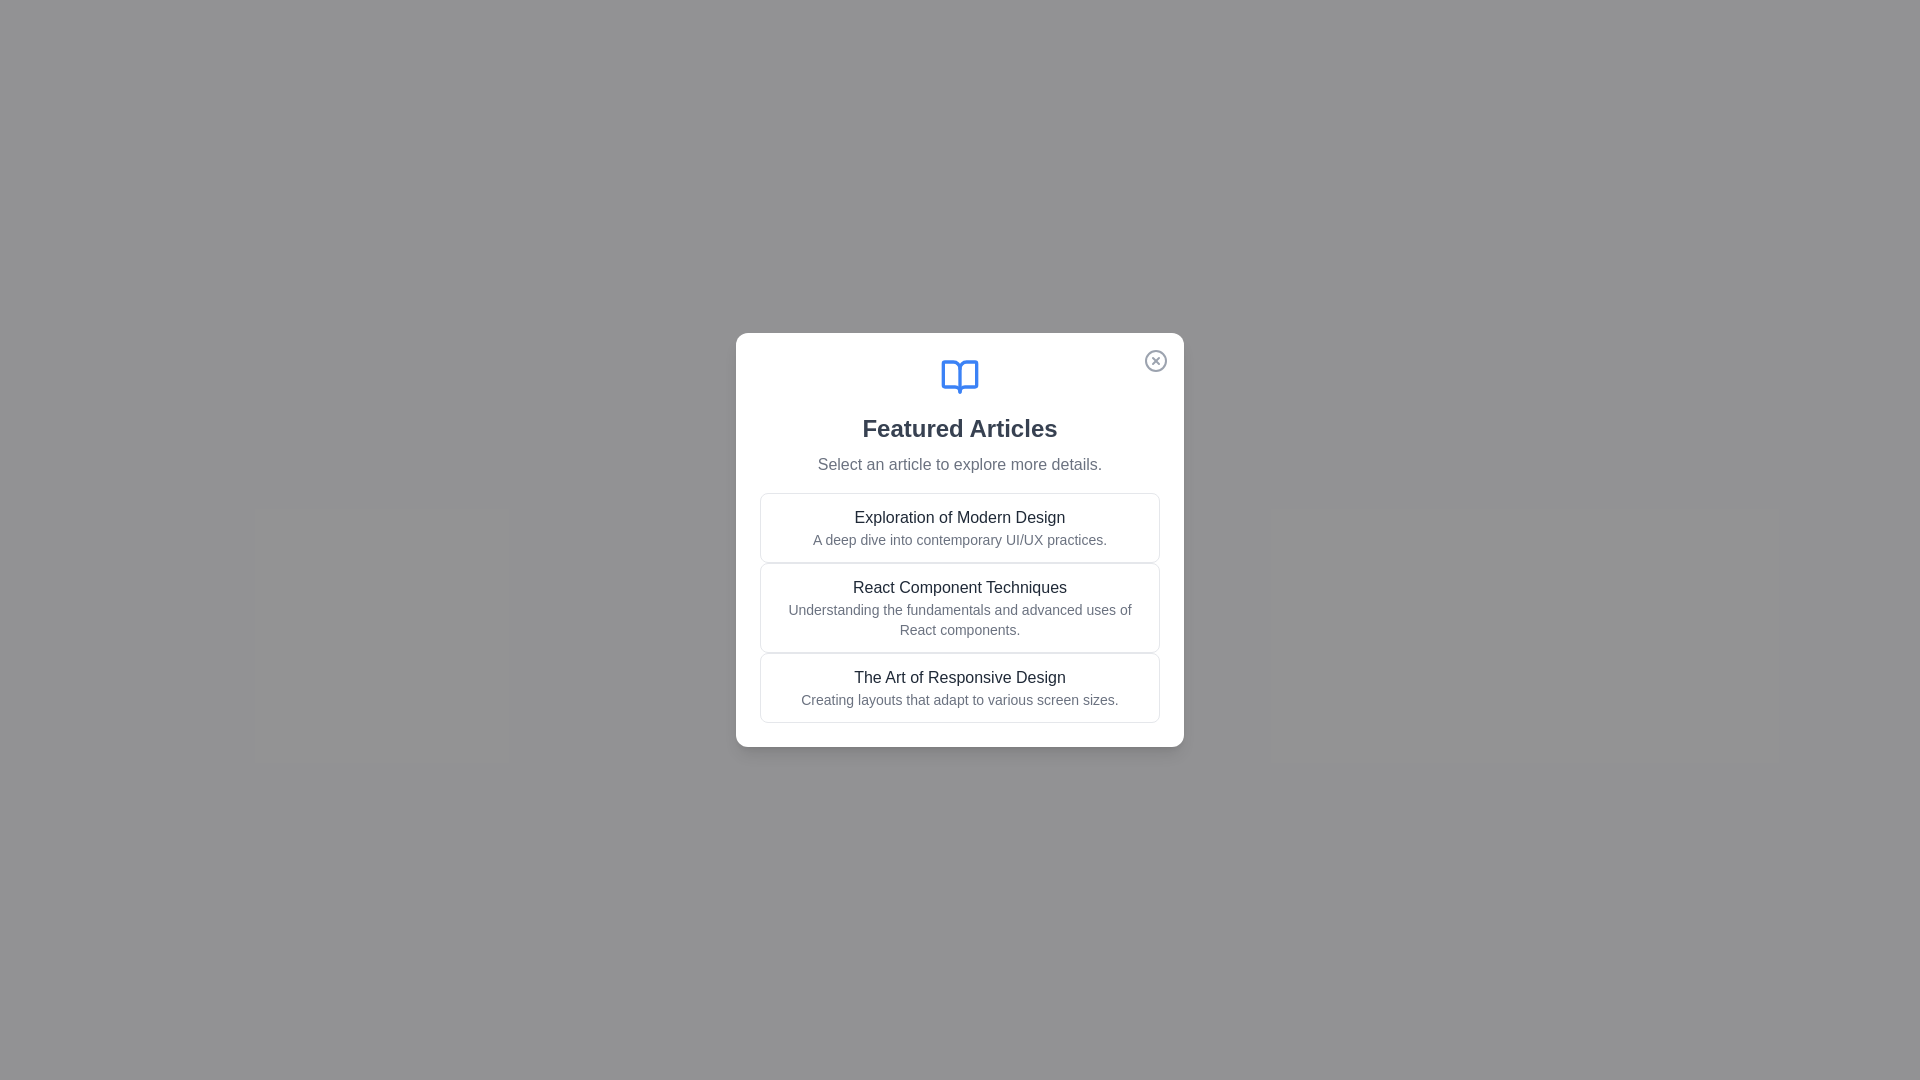 This screenshot has height=1080, width=1920. I want to click on the close button to close the dialog, so click(1156, 361).